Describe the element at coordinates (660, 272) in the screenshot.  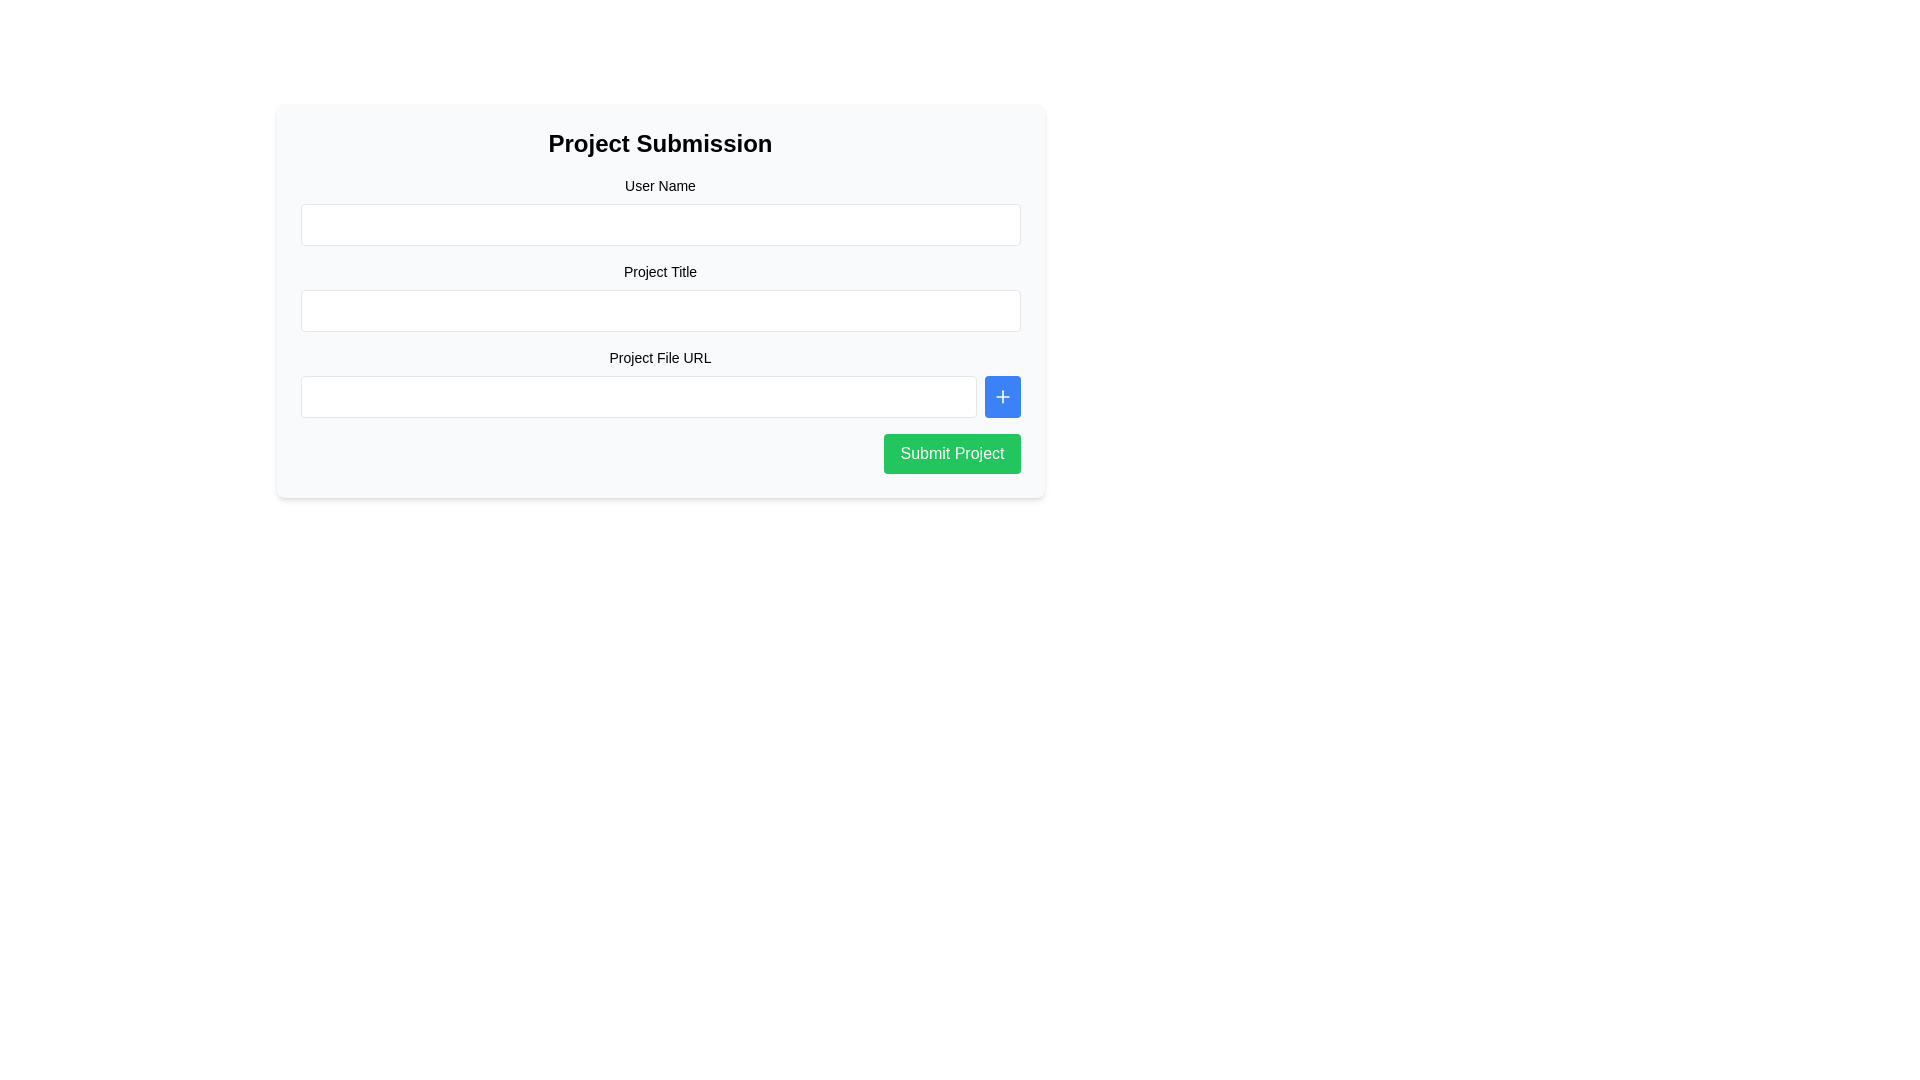
I see `the 'Project Title' text label, which is styled with a small bold font and positioned above the project title input field in the 'Project Submission' form` at that location.